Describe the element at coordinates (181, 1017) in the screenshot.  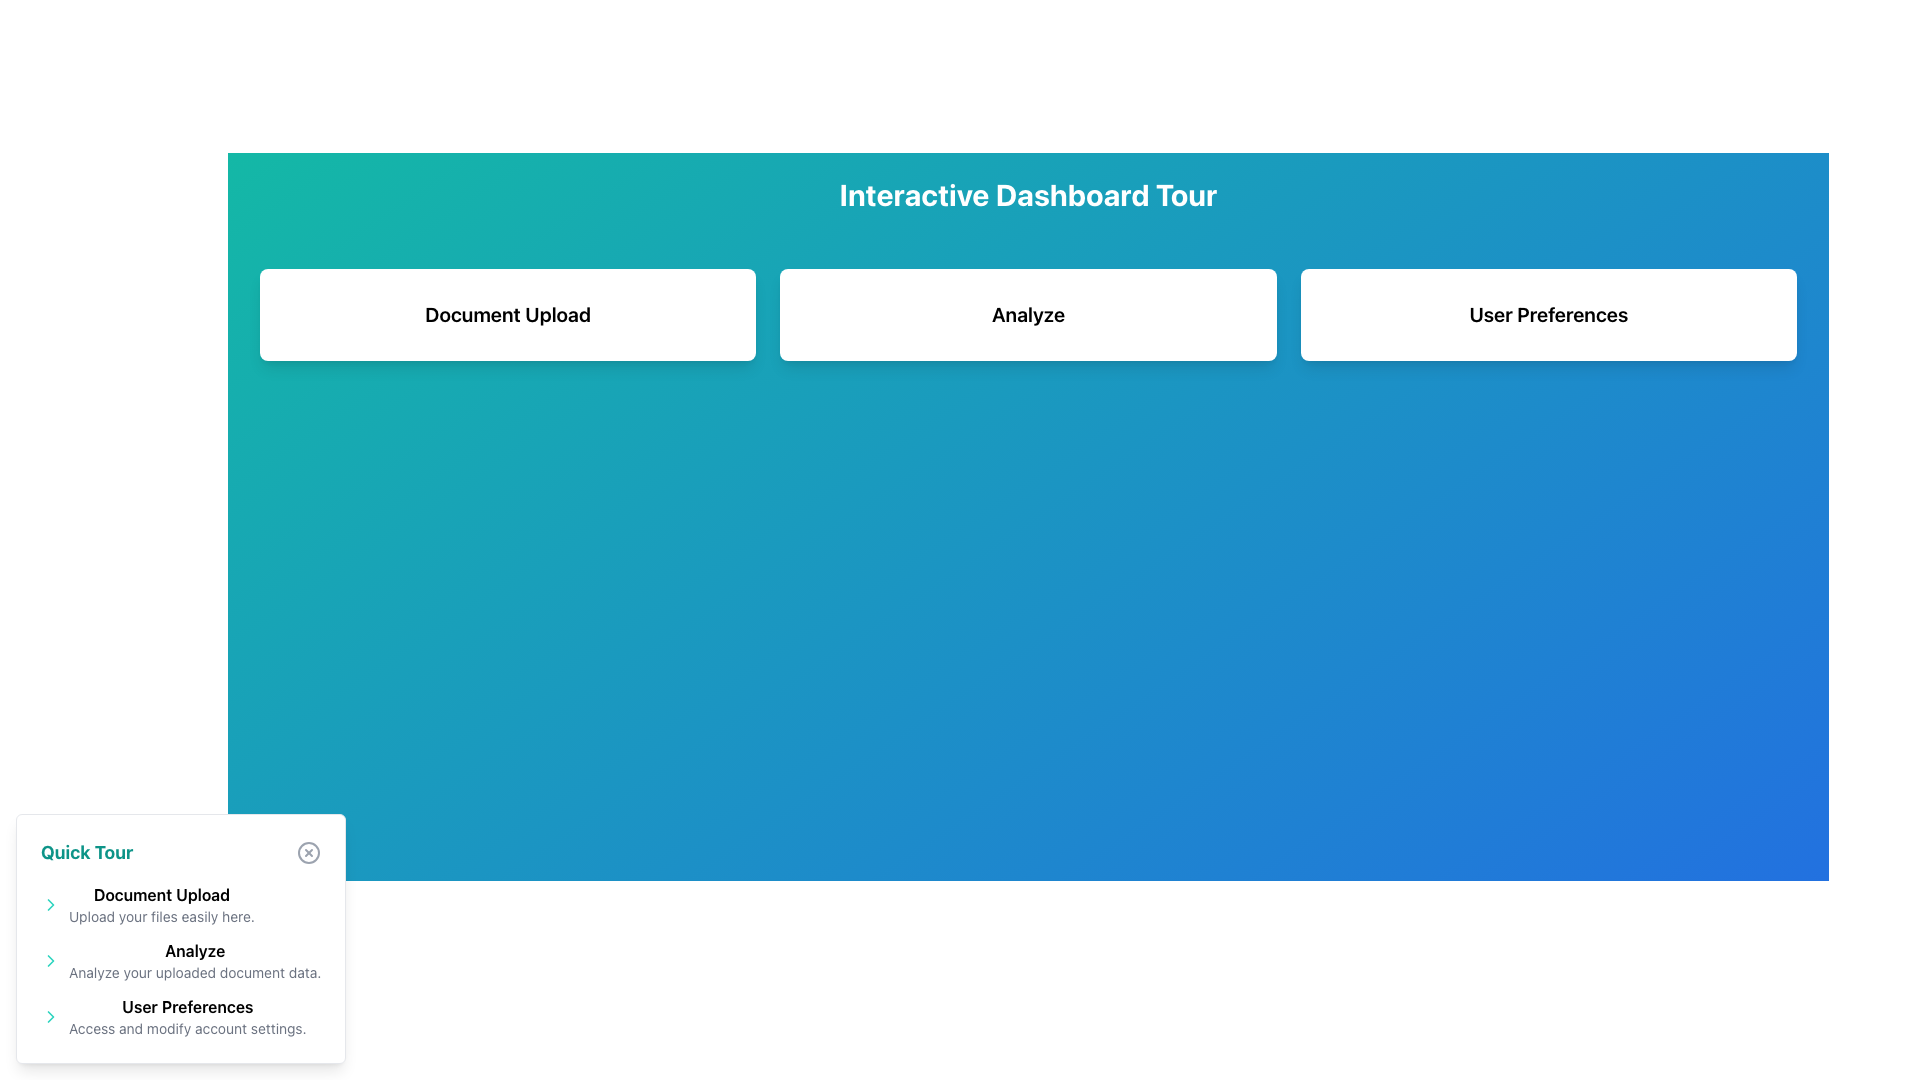
I see `the chevron on the third list item for managing user preferences and account settings in the 'Quick Tour' section` at that location.